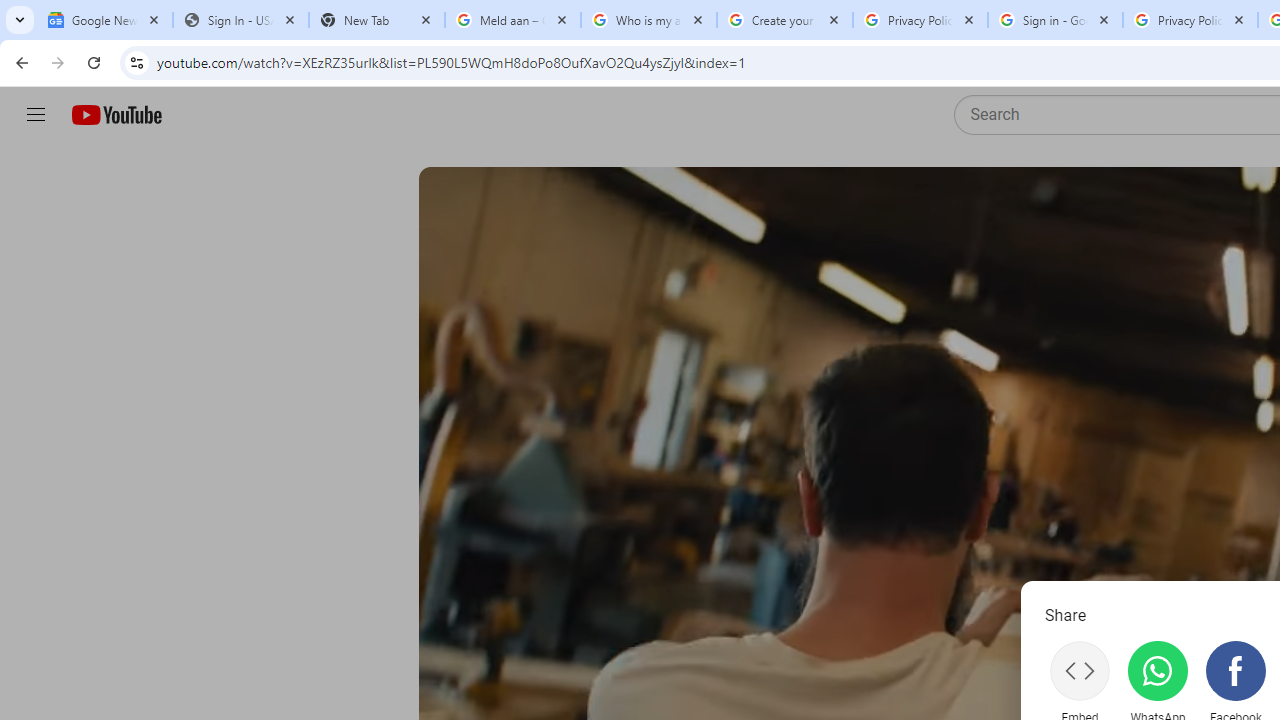 The height and width of the screenshot is (720, 1280). I want to click on 'Sign in - Google Accounts', so click(1054, 20).